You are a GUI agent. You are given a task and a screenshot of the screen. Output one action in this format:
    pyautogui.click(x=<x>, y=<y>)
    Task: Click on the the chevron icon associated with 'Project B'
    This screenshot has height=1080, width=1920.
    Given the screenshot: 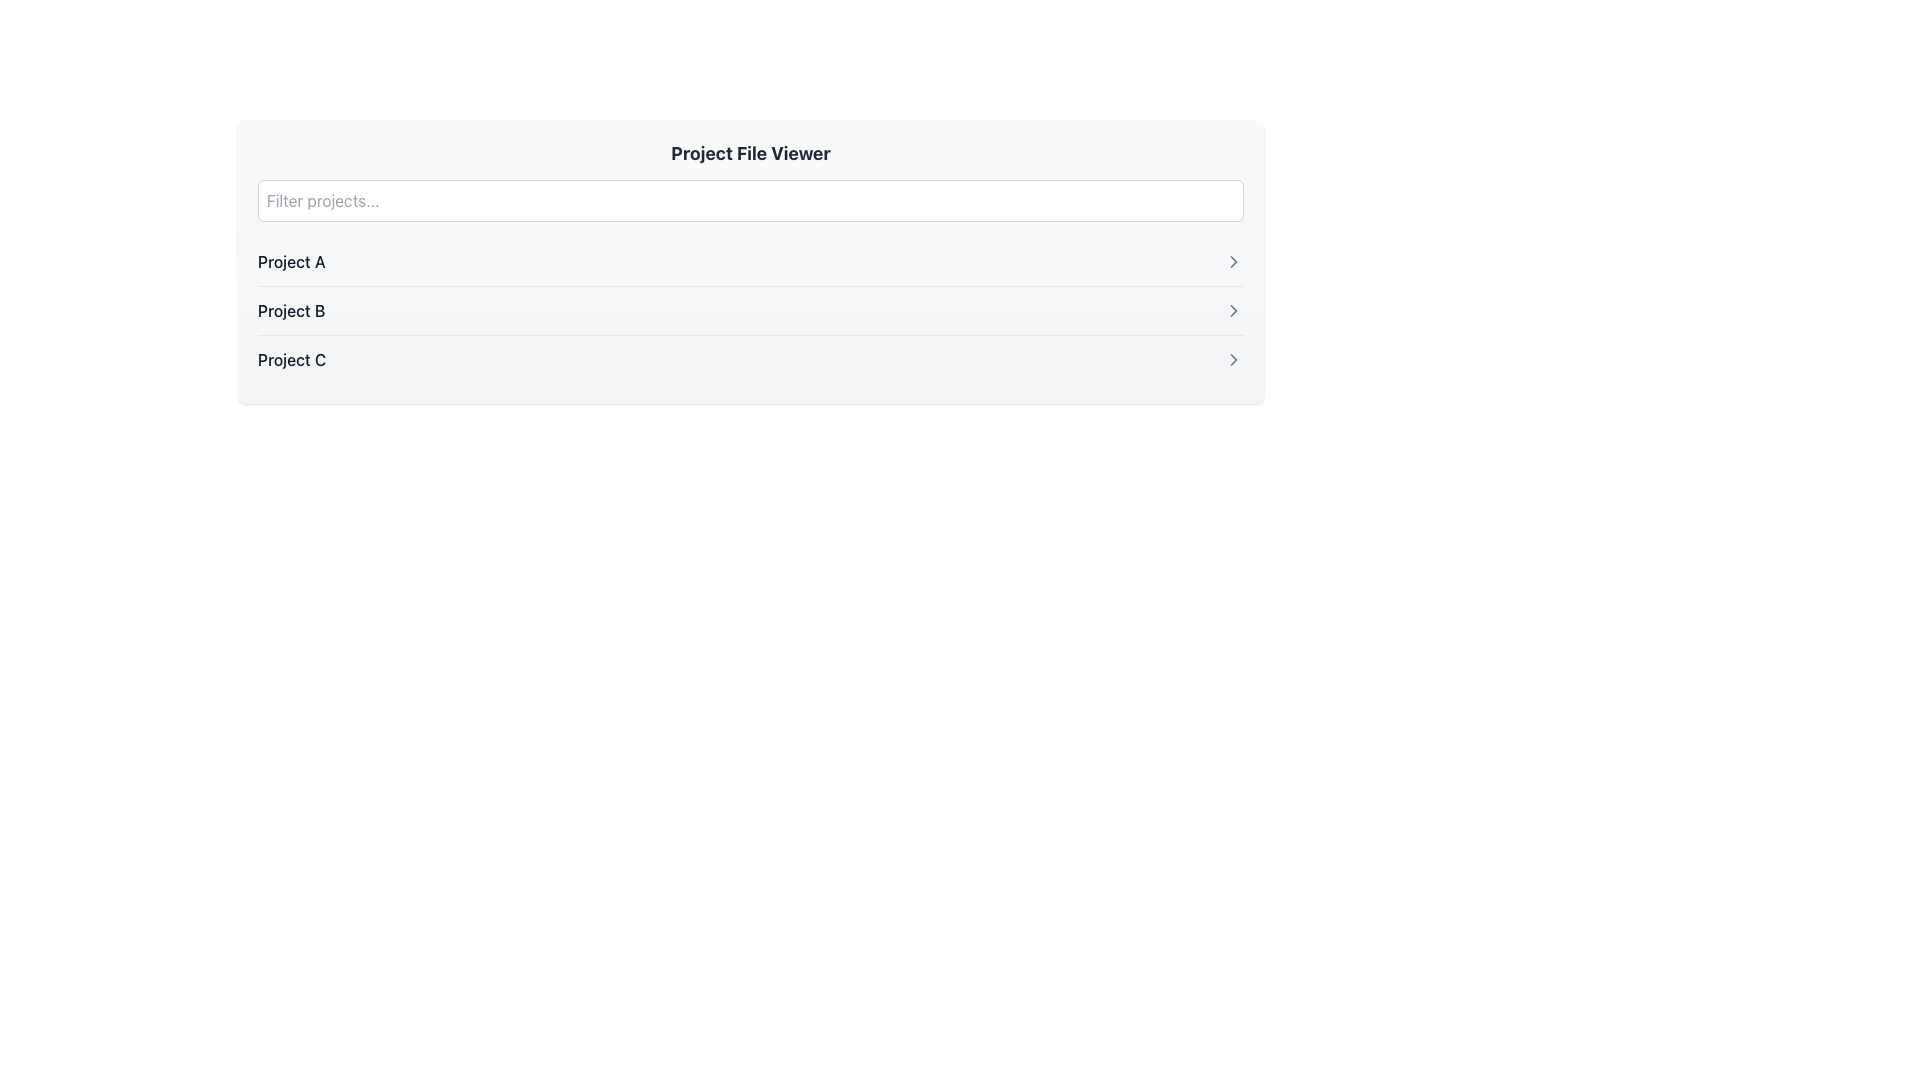 What is the action you would take?
    pyautogui.click(x=1232, y=311)
    